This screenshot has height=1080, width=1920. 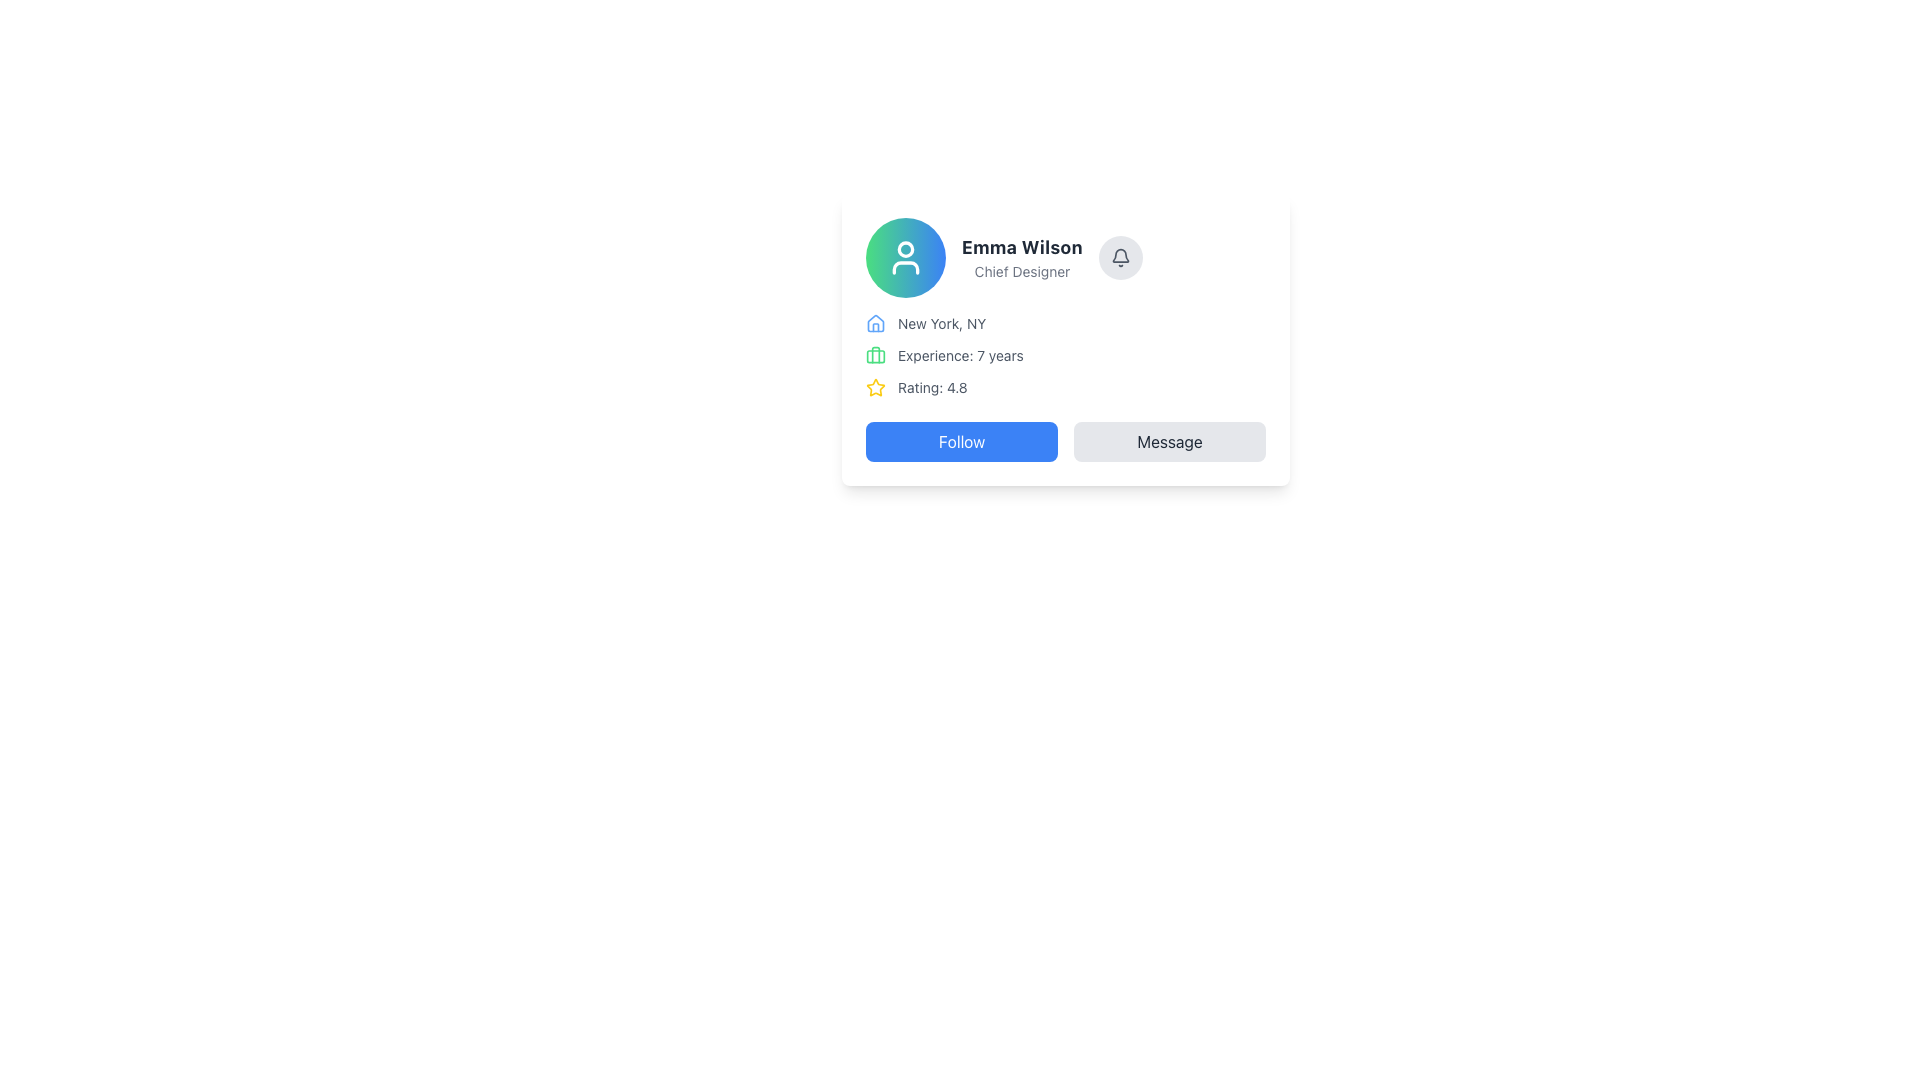 I want to click on the rightmost button labeled 'Message' with a light gray background, so click(x=1170, y=441).